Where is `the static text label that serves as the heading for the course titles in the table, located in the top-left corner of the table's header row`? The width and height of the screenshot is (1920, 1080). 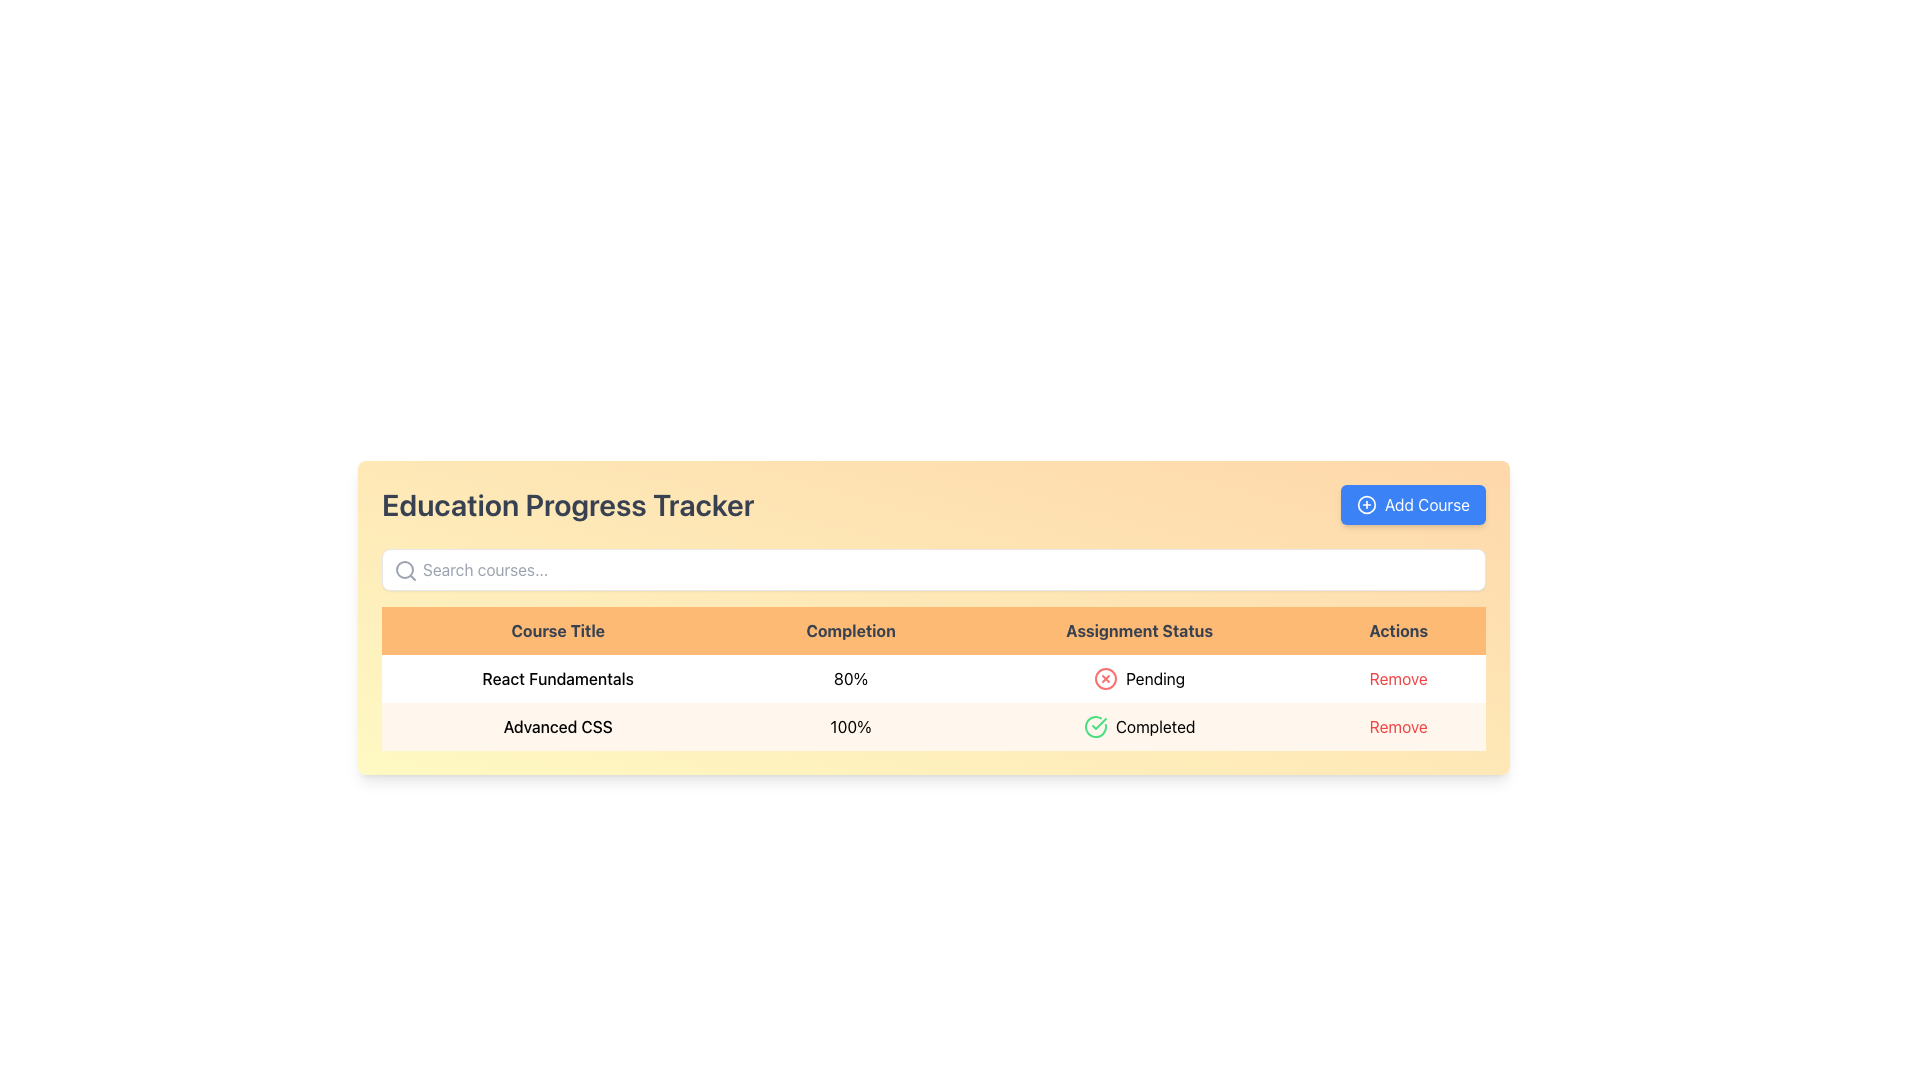 the static text label that serves as the heading for the course titles in the table, located in the top-left corner of the table's header row is located at coordinates (558, 631).